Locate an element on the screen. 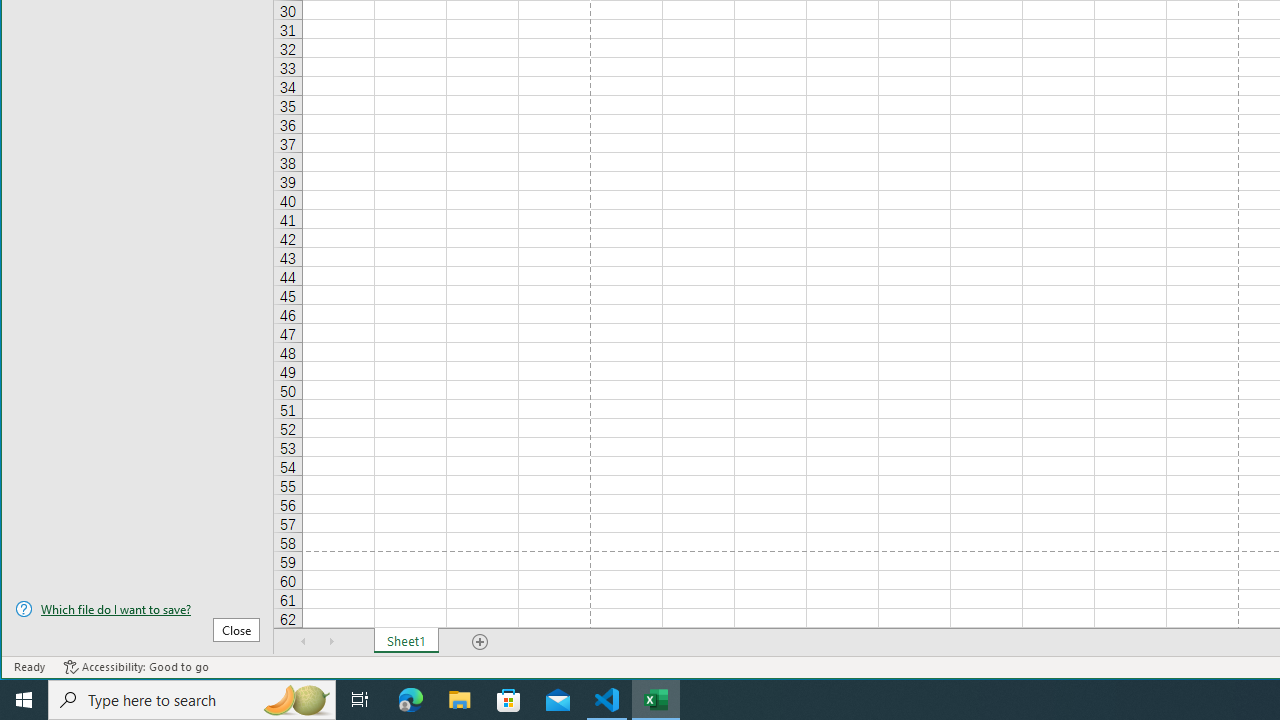 This screenshot has height=720, width=1280. 'Search highlights icon opens search home window' is located at coordinates (294, 698).